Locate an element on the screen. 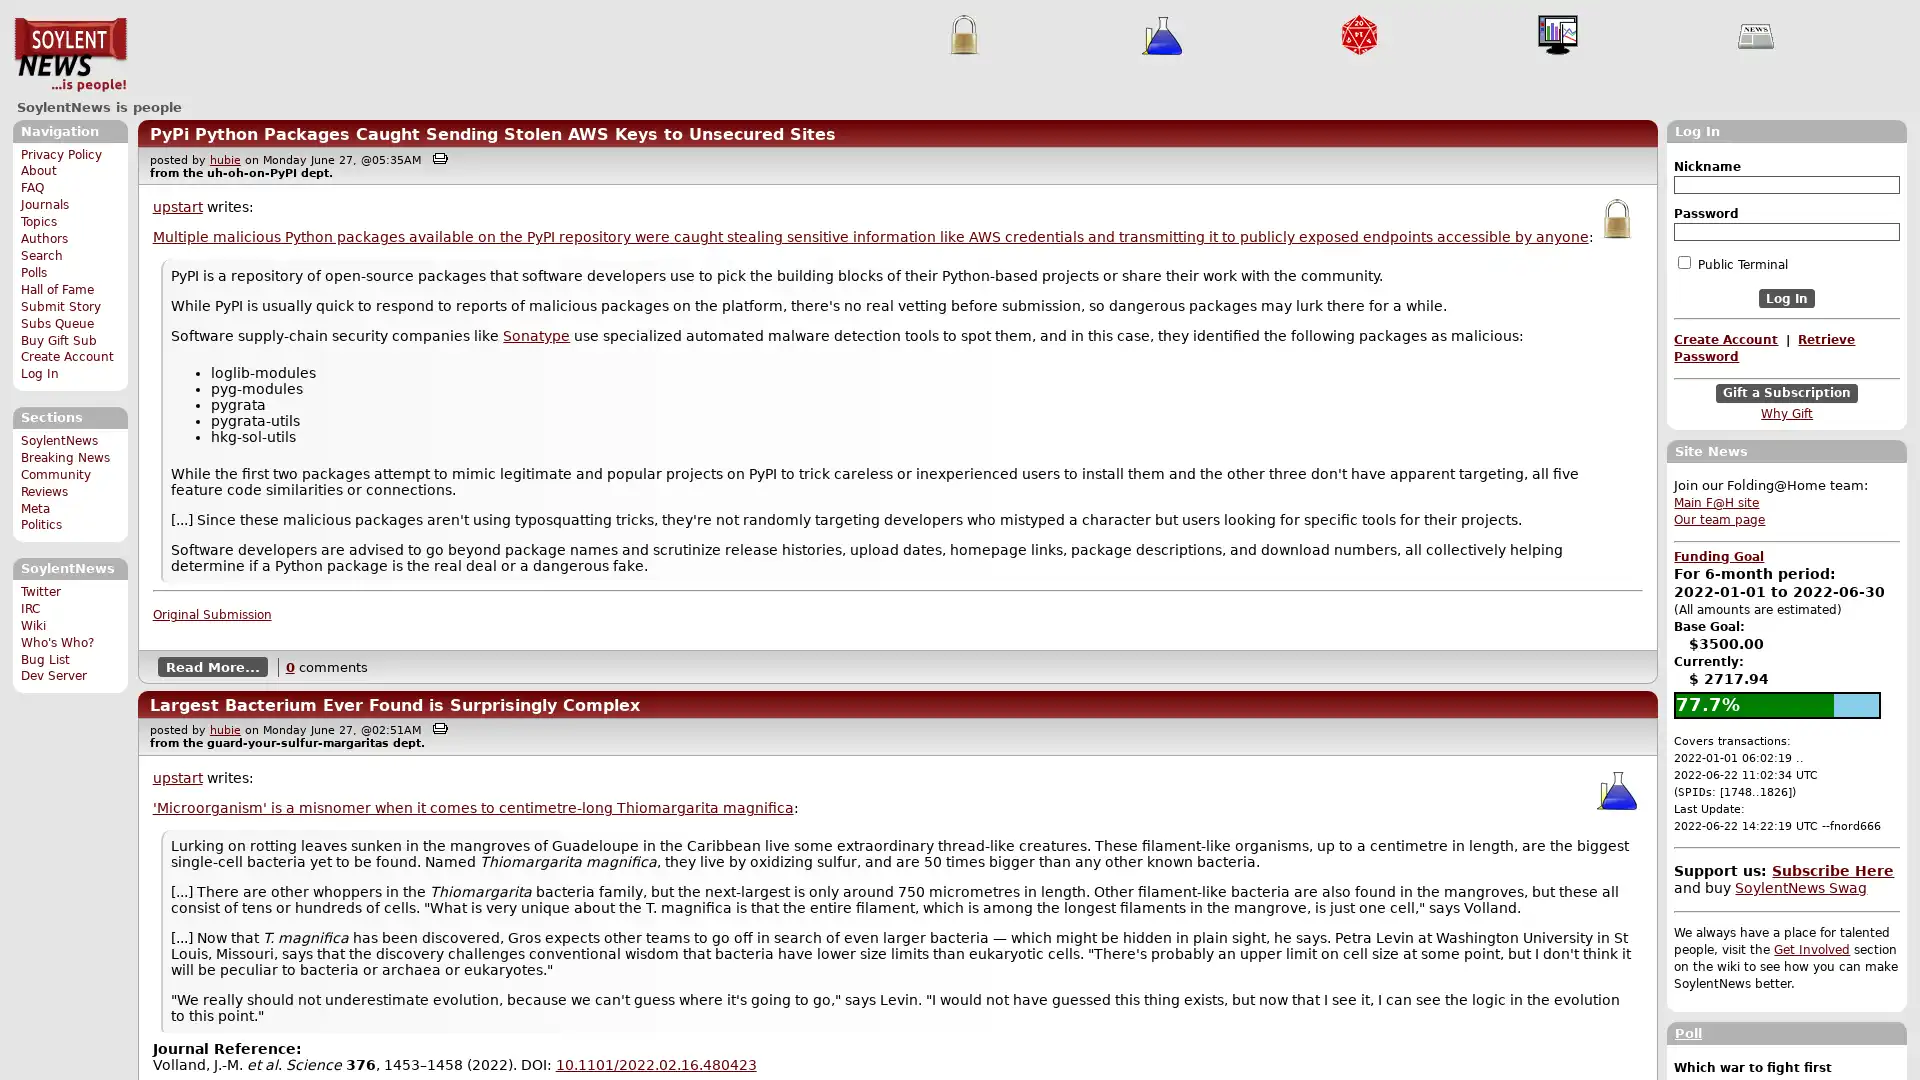 The width and height of the screenshot is (1920, 1080). Log In is located at coordinates (1786, 298).